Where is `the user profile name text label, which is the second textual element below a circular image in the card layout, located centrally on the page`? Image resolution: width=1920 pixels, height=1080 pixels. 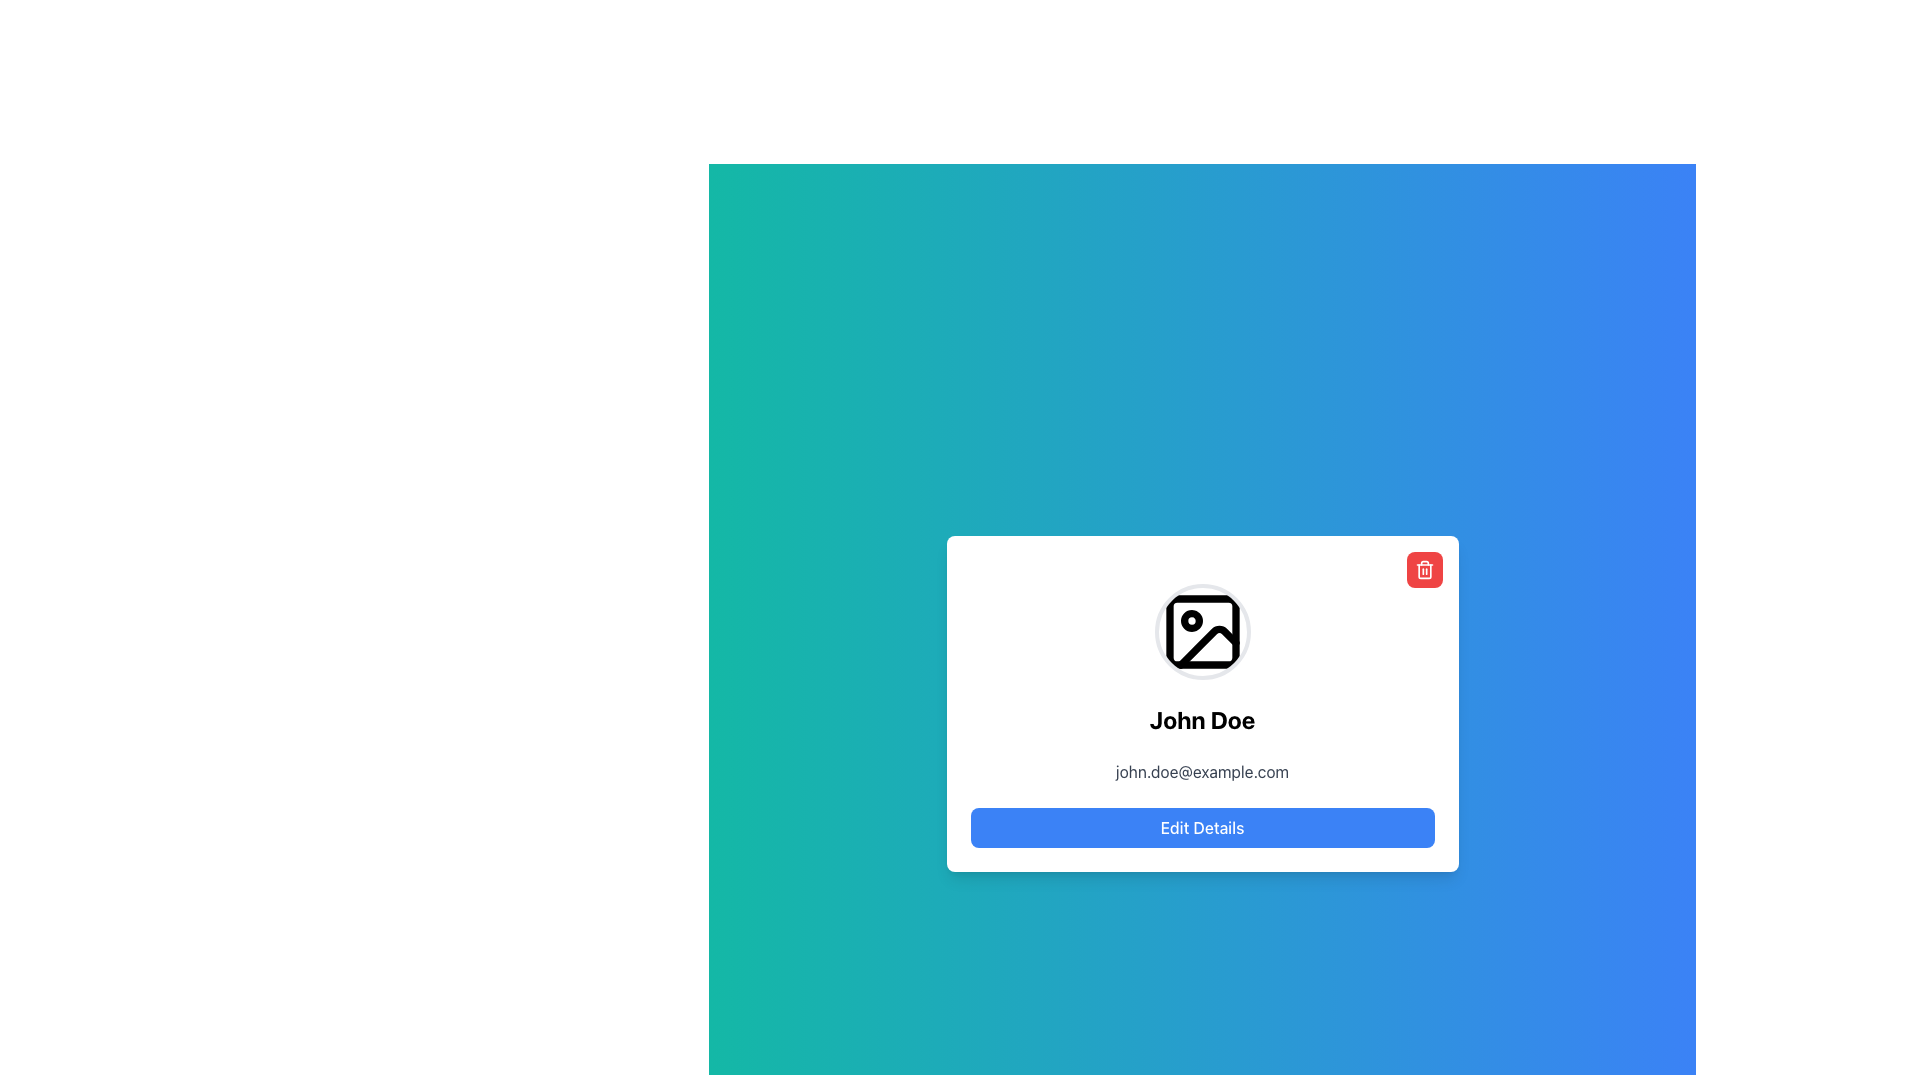
the user profile name text label, which is the second textual element below a circular image in the card layout, located centrally on the page is located at coordinates (1201, 720).